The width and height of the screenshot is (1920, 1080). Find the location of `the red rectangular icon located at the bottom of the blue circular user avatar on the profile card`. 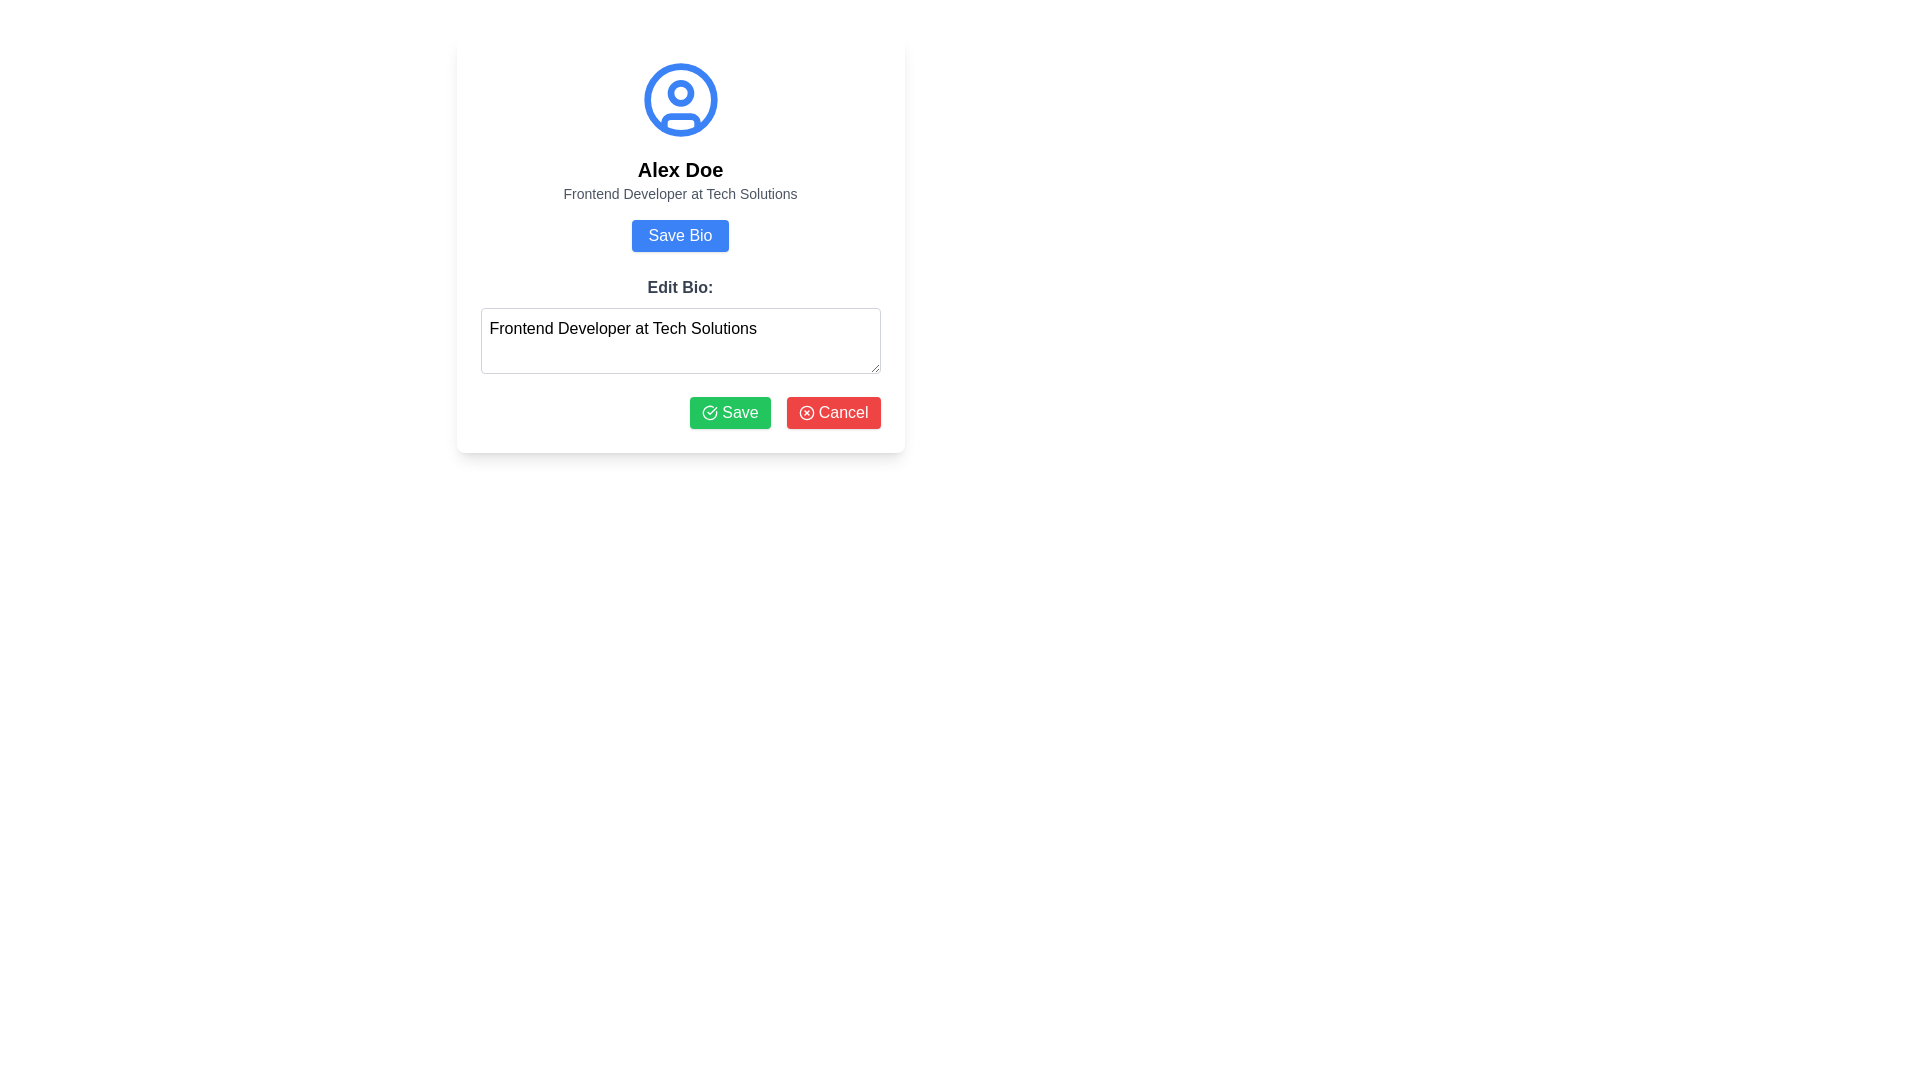

the red rectangular icon located at the bottom of the blue circular user avatar on the profile card is located at coordinates (680, 122).